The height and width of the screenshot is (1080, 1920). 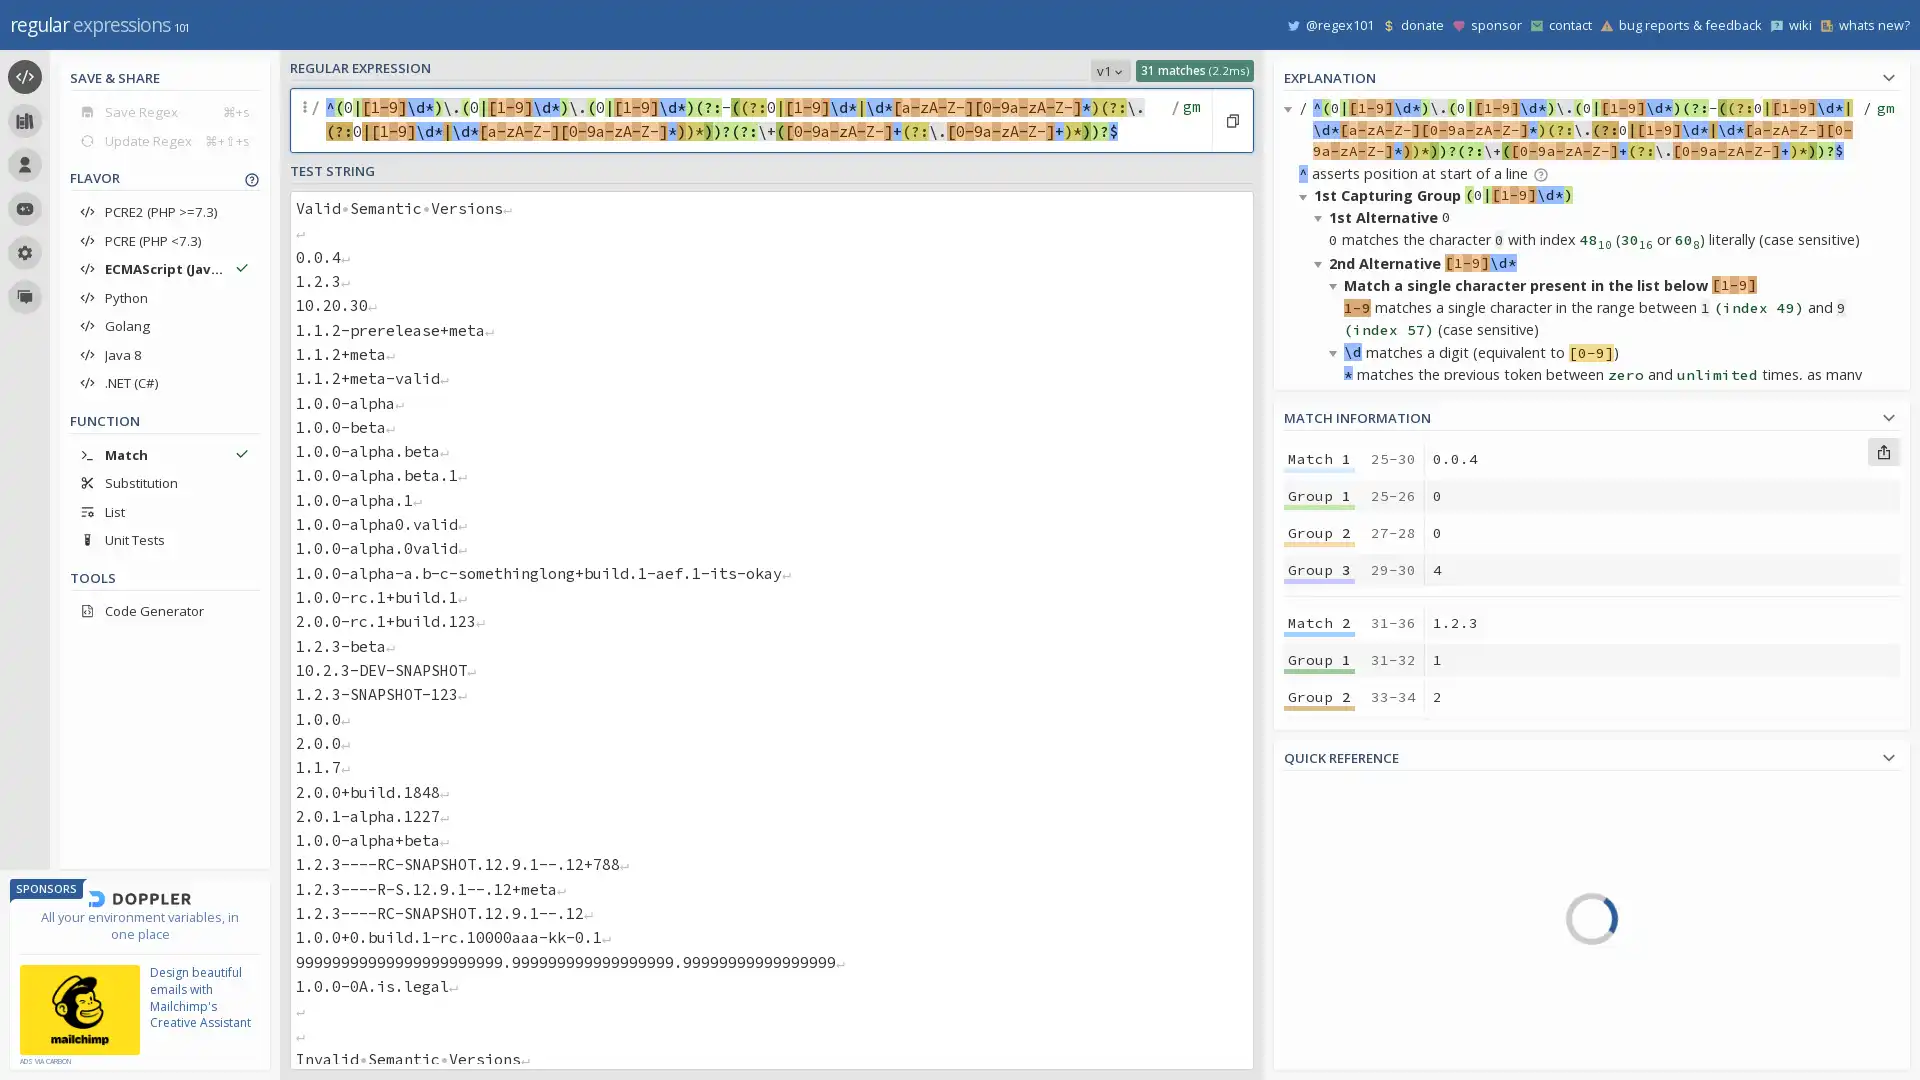 What do you see at coordinates (1336, 782) in the screenshot?
I see `Collapse Subtree` at bounding box center [1336, 782].